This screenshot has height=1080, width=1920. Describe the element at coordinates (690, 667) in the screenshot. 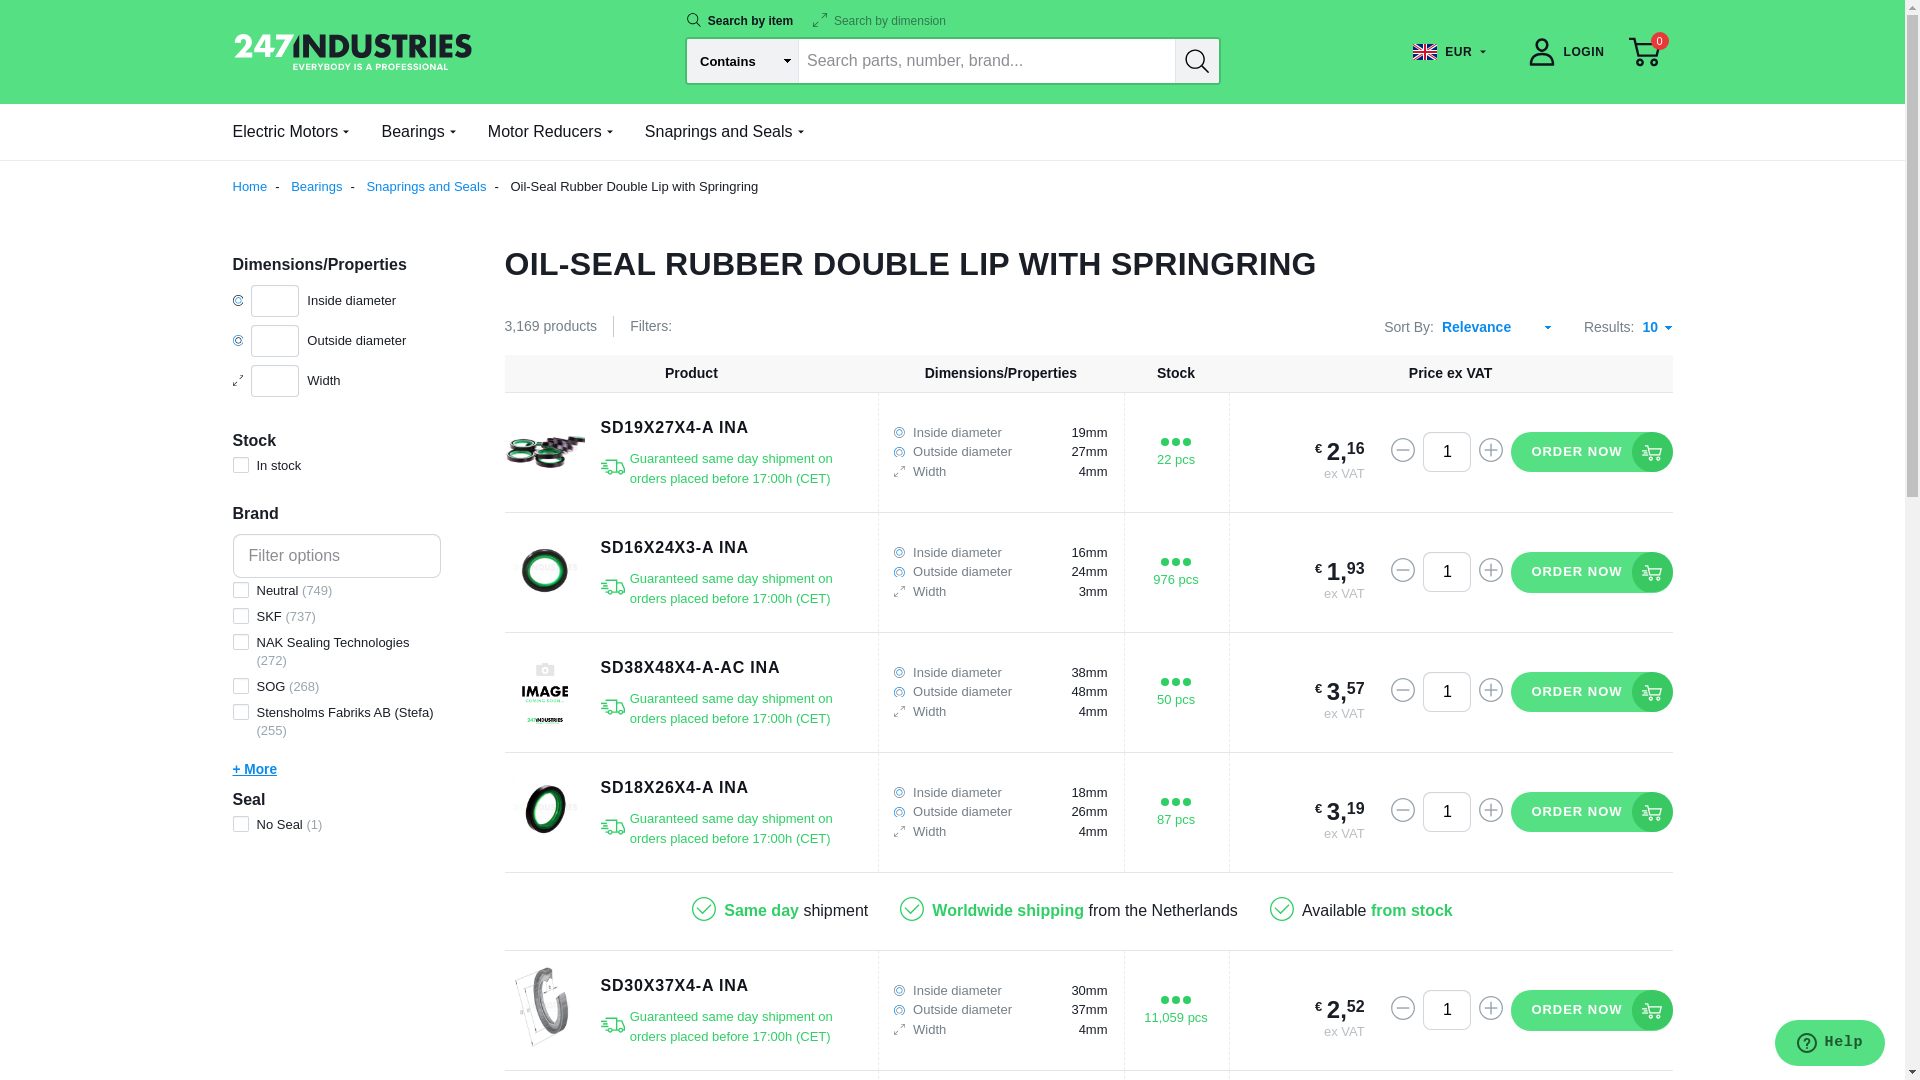

I see `'SD38X48X4-A-AC INA'` at that location.